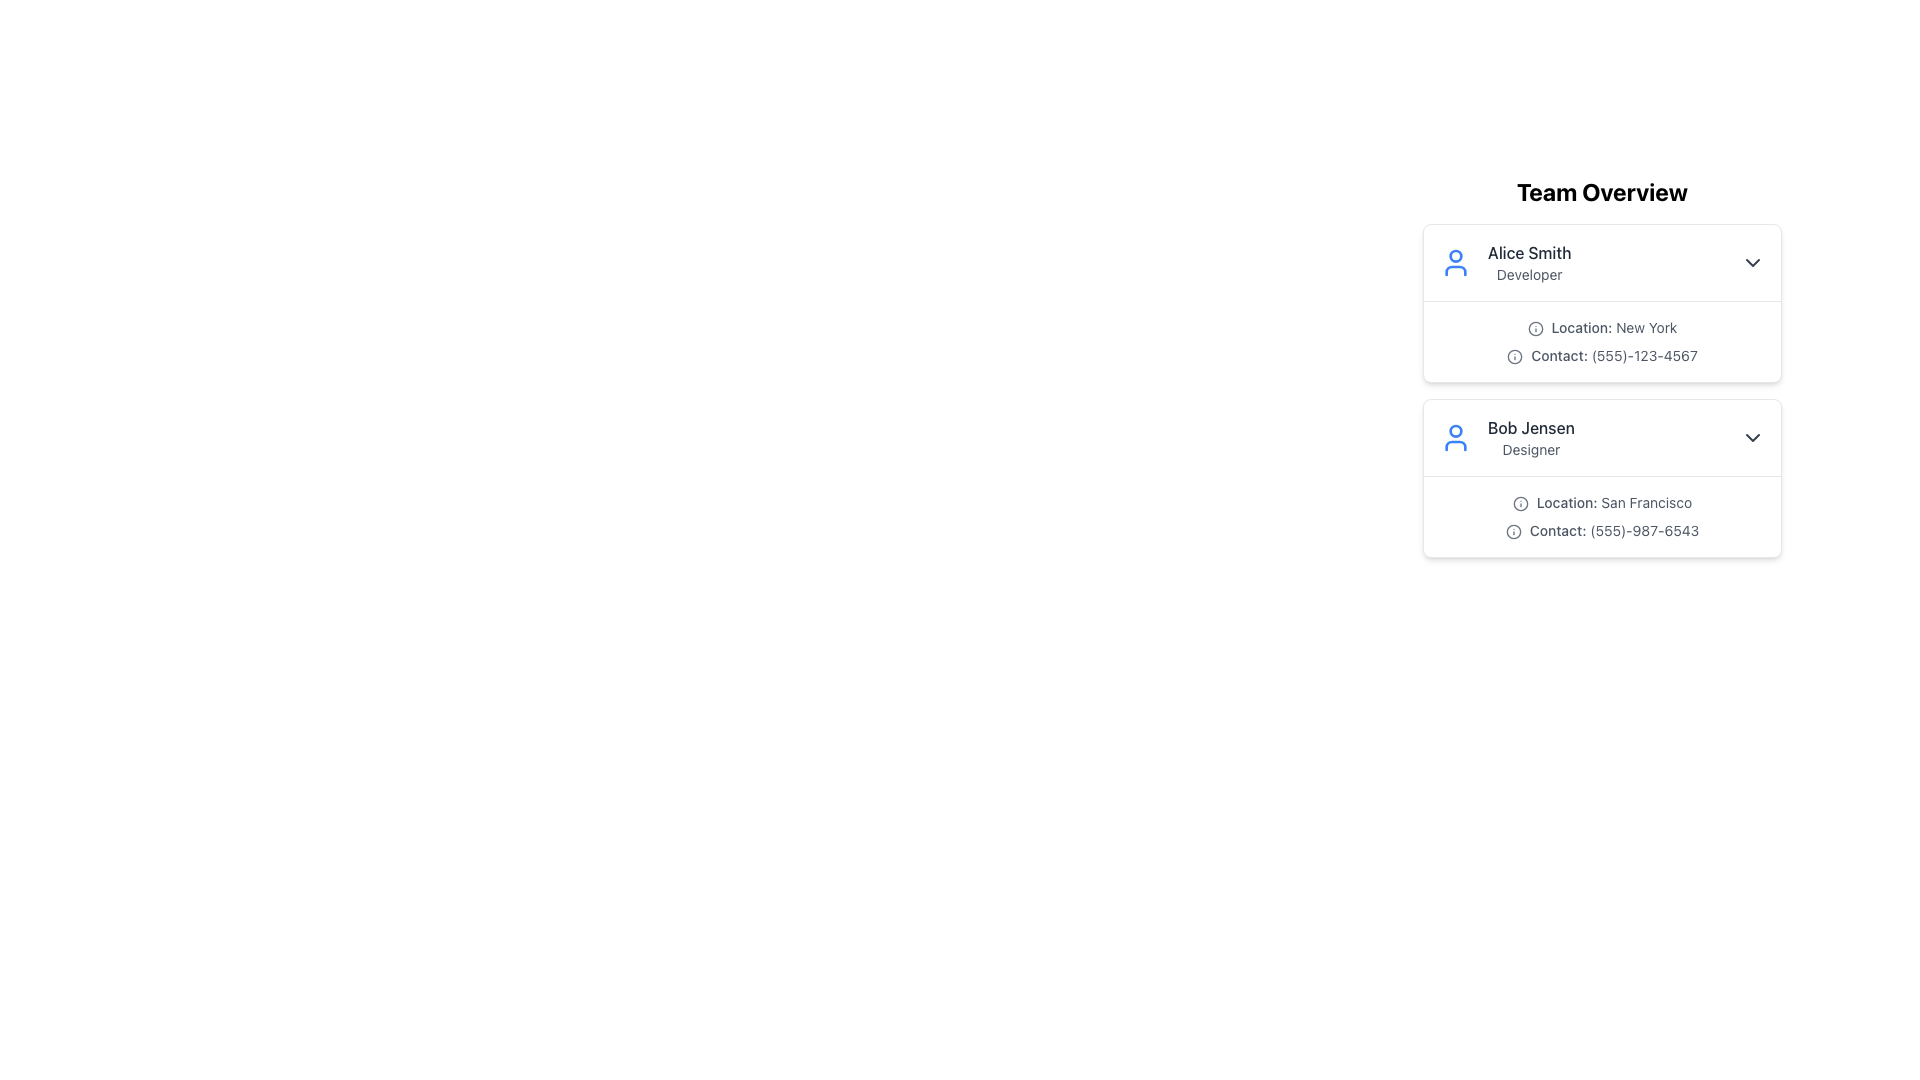  I want to click on the label displaying 'Bob Jensen' which is the second profile in the team members' list, located below 'Alice Smith - Developer', so click(1530, 437).